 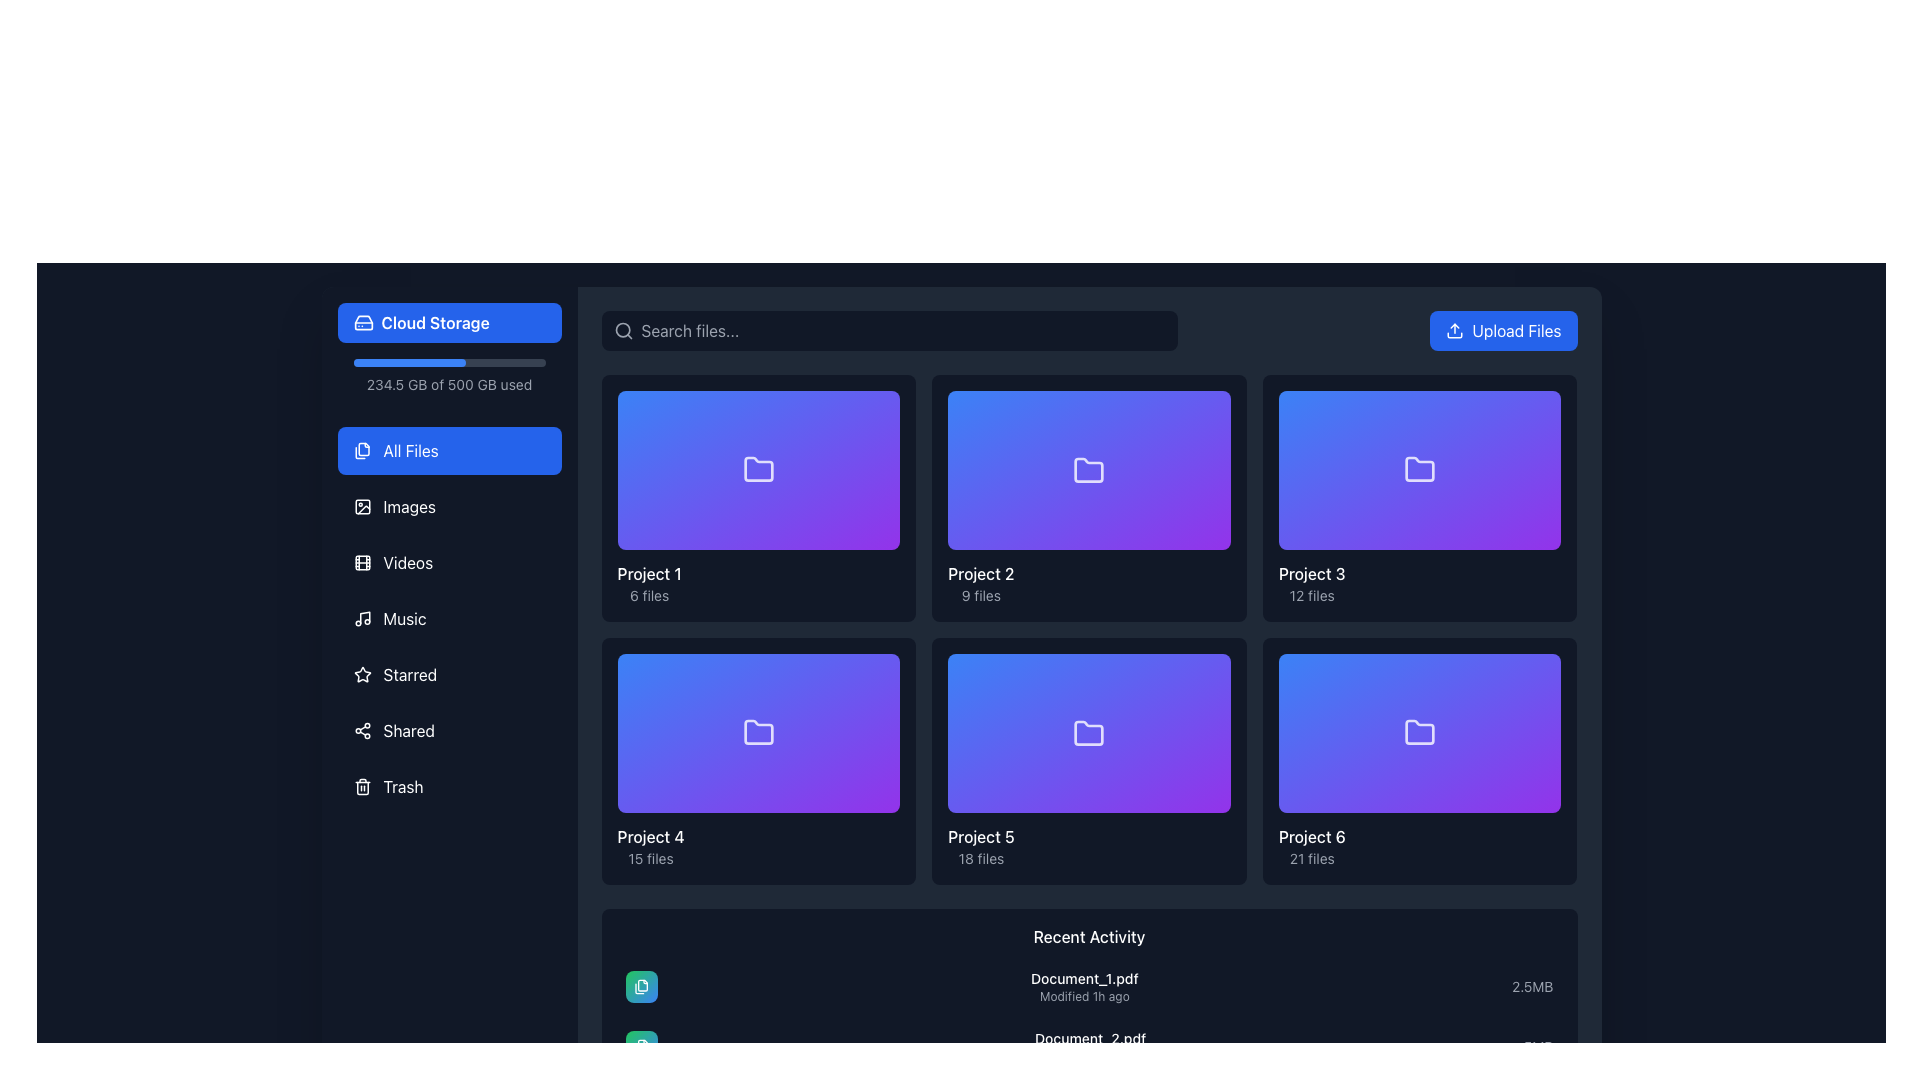 I want to click on the vertical ellipsis button located in the top-right corner of the 'Project 3' folder card, so click(x=1540, y=410).